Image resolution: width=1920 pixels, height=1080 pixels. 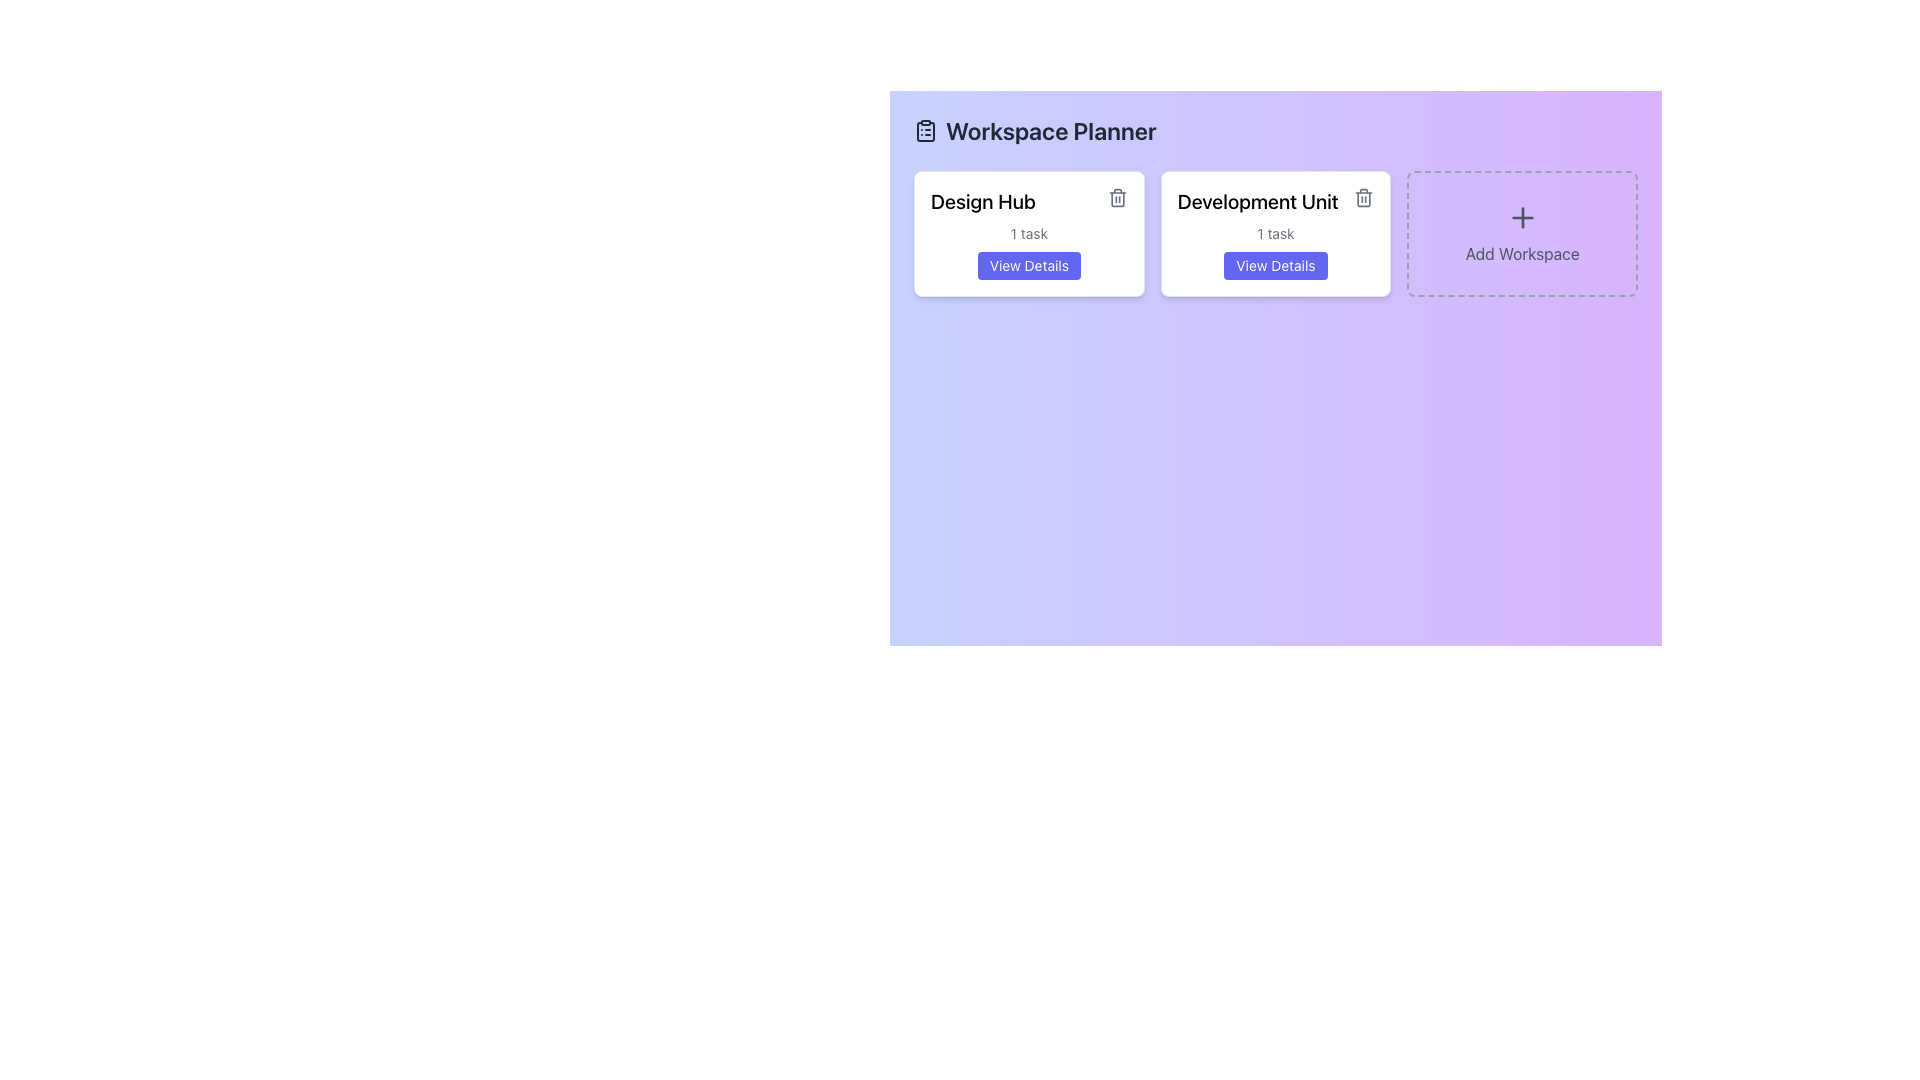 What do you see at coordinates (1275, 205) in the screenshot?
I see `the text label that serves as the title for the card, which is positioned at the top-left of the second card in the layout, aligned horizontally with the trash icon to its right` at bounding box center [1275, 205].